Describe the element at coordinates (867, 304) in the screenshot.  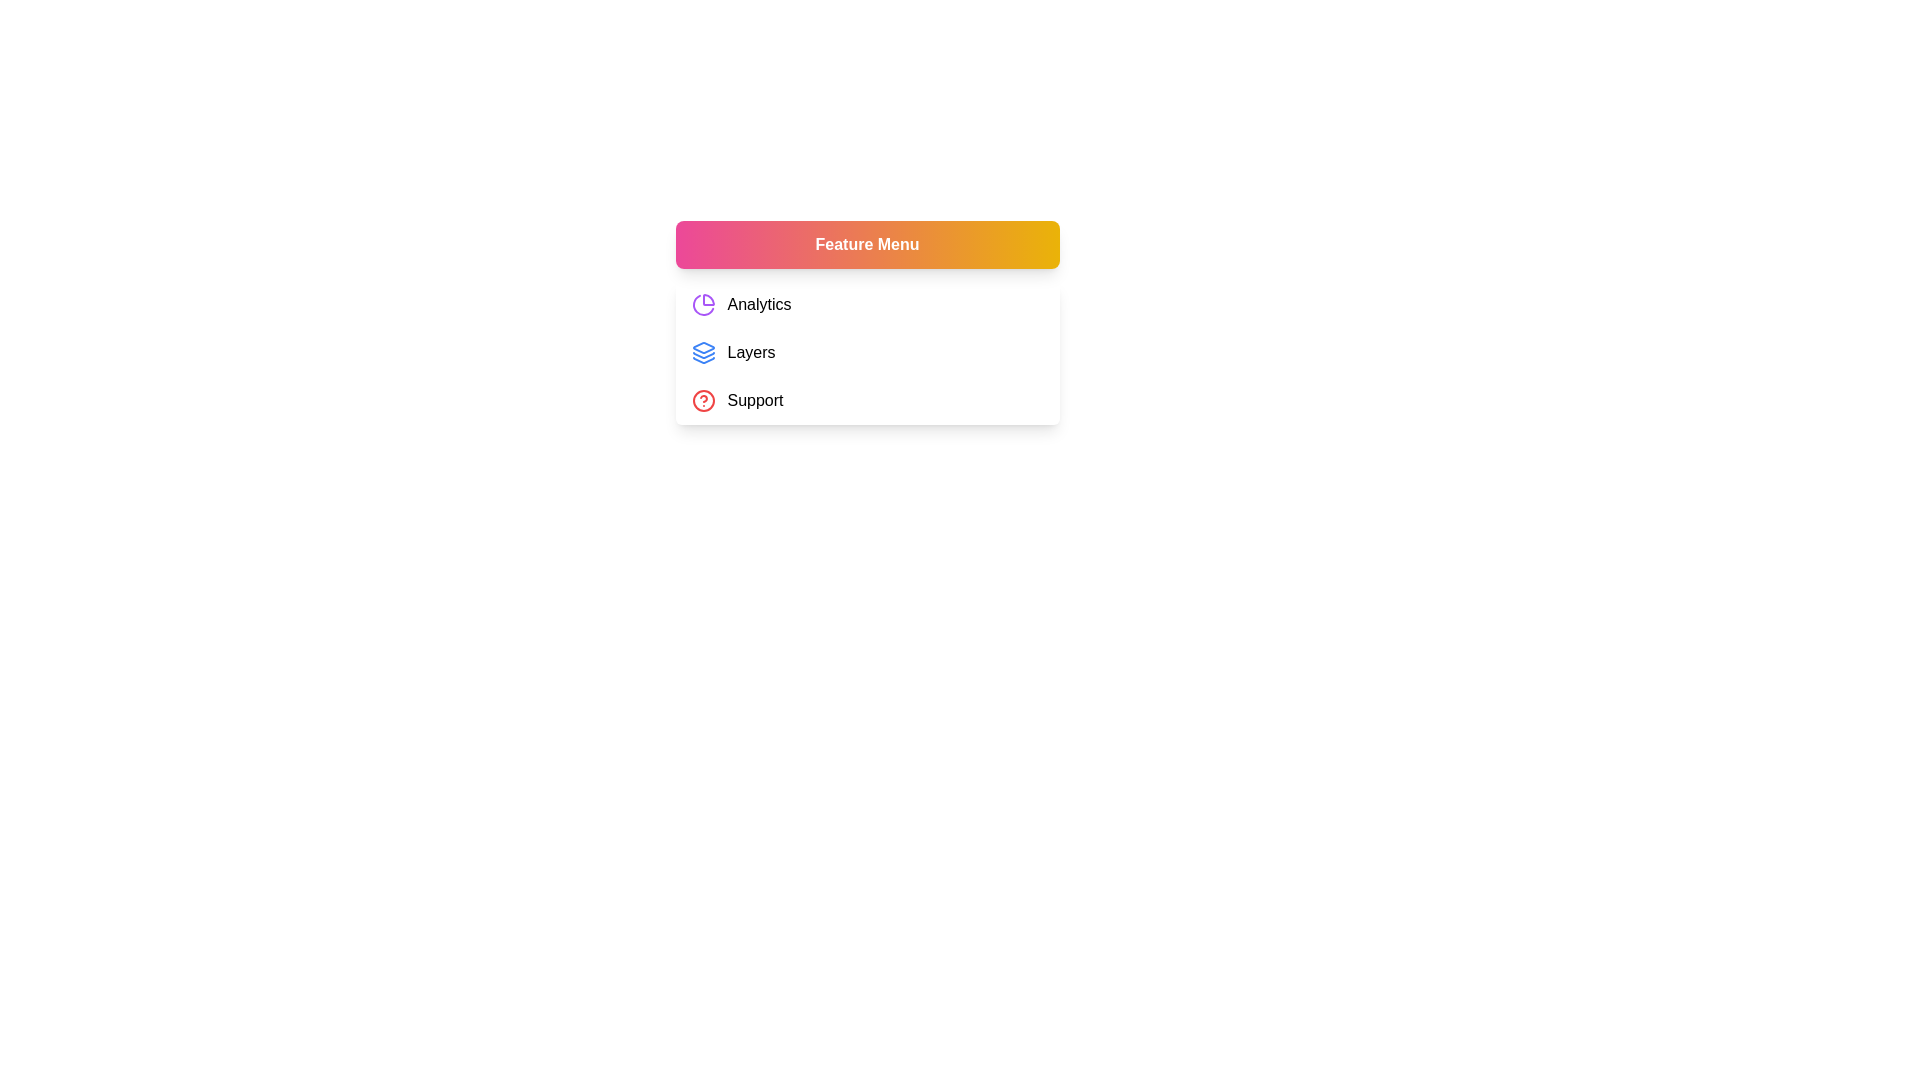
I see `the 'Analytics' option in the menu` at that location.